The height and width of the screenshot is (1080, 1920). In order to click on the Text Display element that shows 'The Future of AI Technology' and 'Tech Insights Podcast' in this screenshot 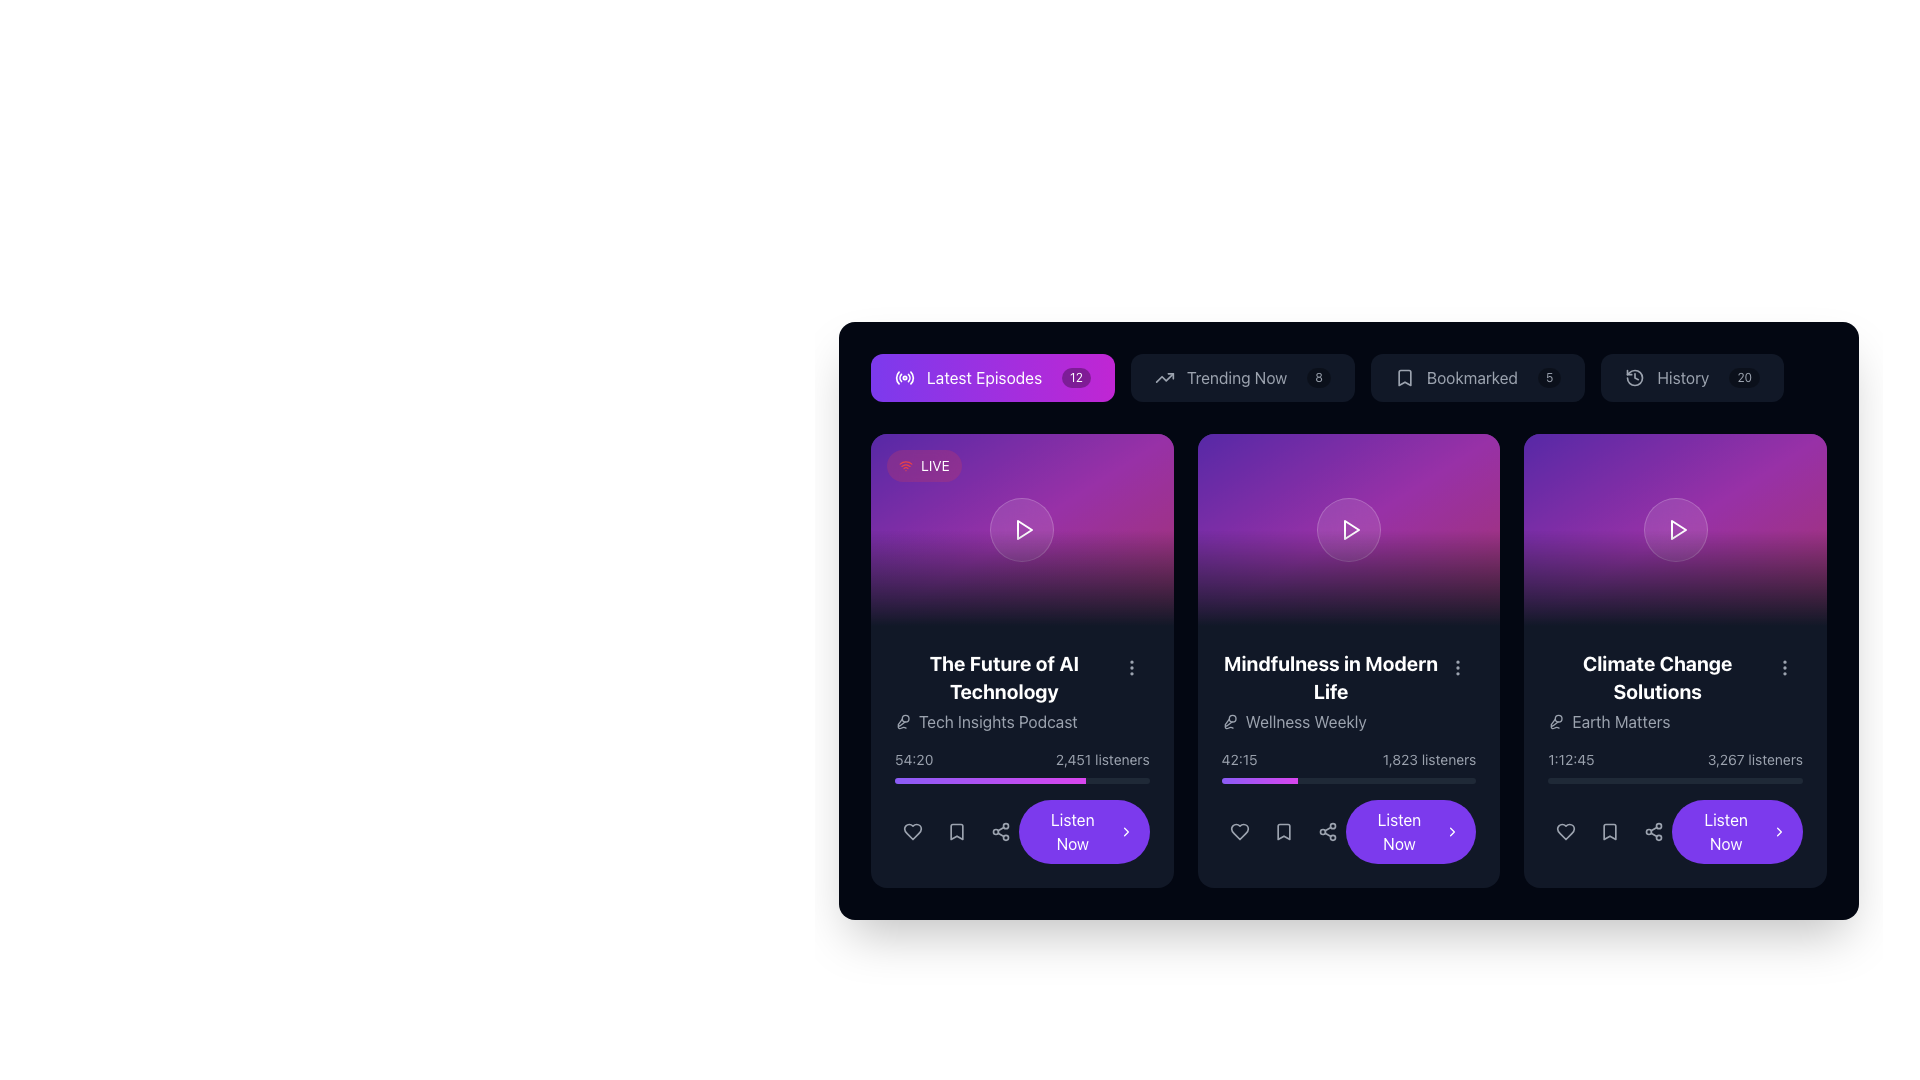, I will do `click(1022, 690)`.